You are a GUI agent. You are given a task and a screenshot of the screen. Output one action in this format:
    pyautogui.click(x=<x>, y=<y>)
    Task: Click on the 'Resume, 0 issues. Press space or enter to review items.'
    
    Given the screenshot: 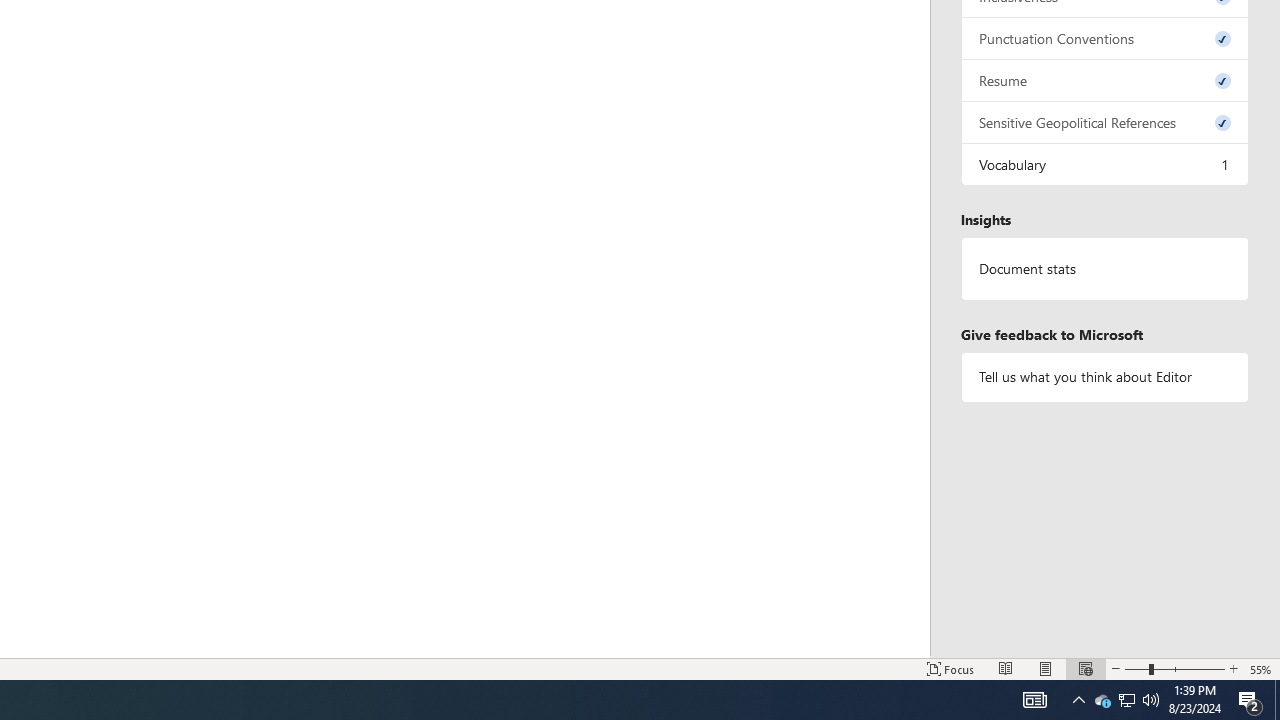 What is the action you would take?
    pyautogui.click(x=1104, y=79)
    